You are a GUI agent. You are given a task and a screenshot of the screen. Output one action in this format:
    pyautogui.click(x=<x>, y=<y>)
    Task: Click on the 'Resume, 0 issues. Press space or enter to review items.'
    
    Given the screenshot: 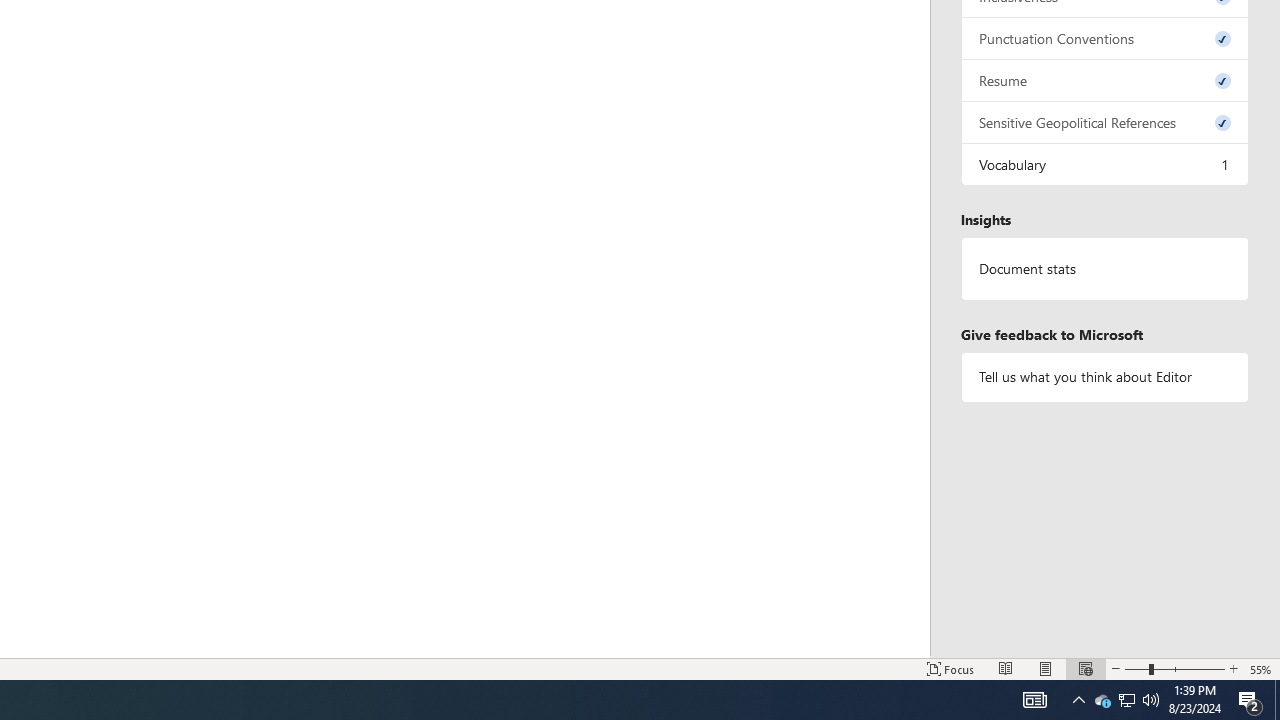 What is the action you would take?
    pyautogui.click(x=1104, y=79)
    